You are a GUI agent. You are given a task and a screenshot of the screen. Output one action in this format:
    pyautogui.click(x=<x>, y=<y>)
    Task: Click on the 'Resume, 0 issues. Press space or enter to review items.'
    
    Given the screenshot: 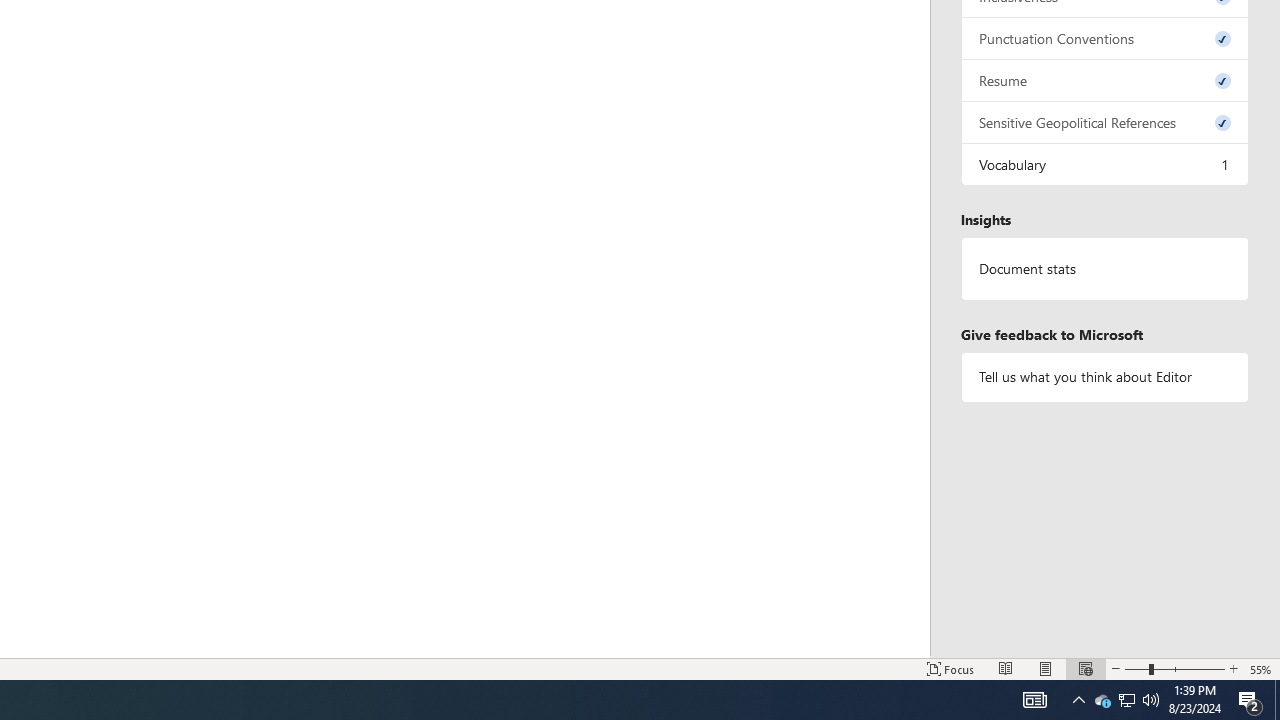 What is the action you would take?
    pyautogui.click(x=1104, y=79)
    